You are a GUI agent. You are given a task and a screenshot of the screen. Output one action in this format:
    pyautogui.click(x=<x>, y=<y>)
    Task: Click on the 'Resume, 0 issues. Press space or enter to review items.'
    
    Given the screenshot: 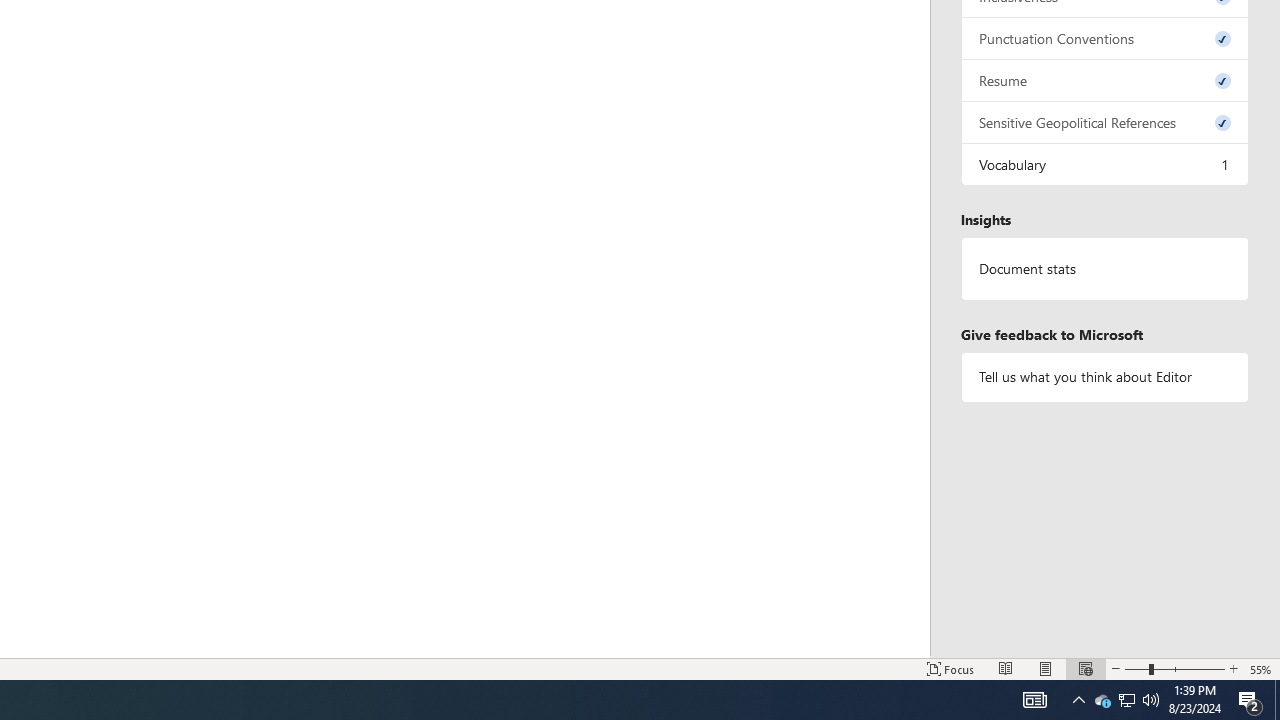 What is the action you would take?
    pyautogui.click(x=1104, y=79)
    